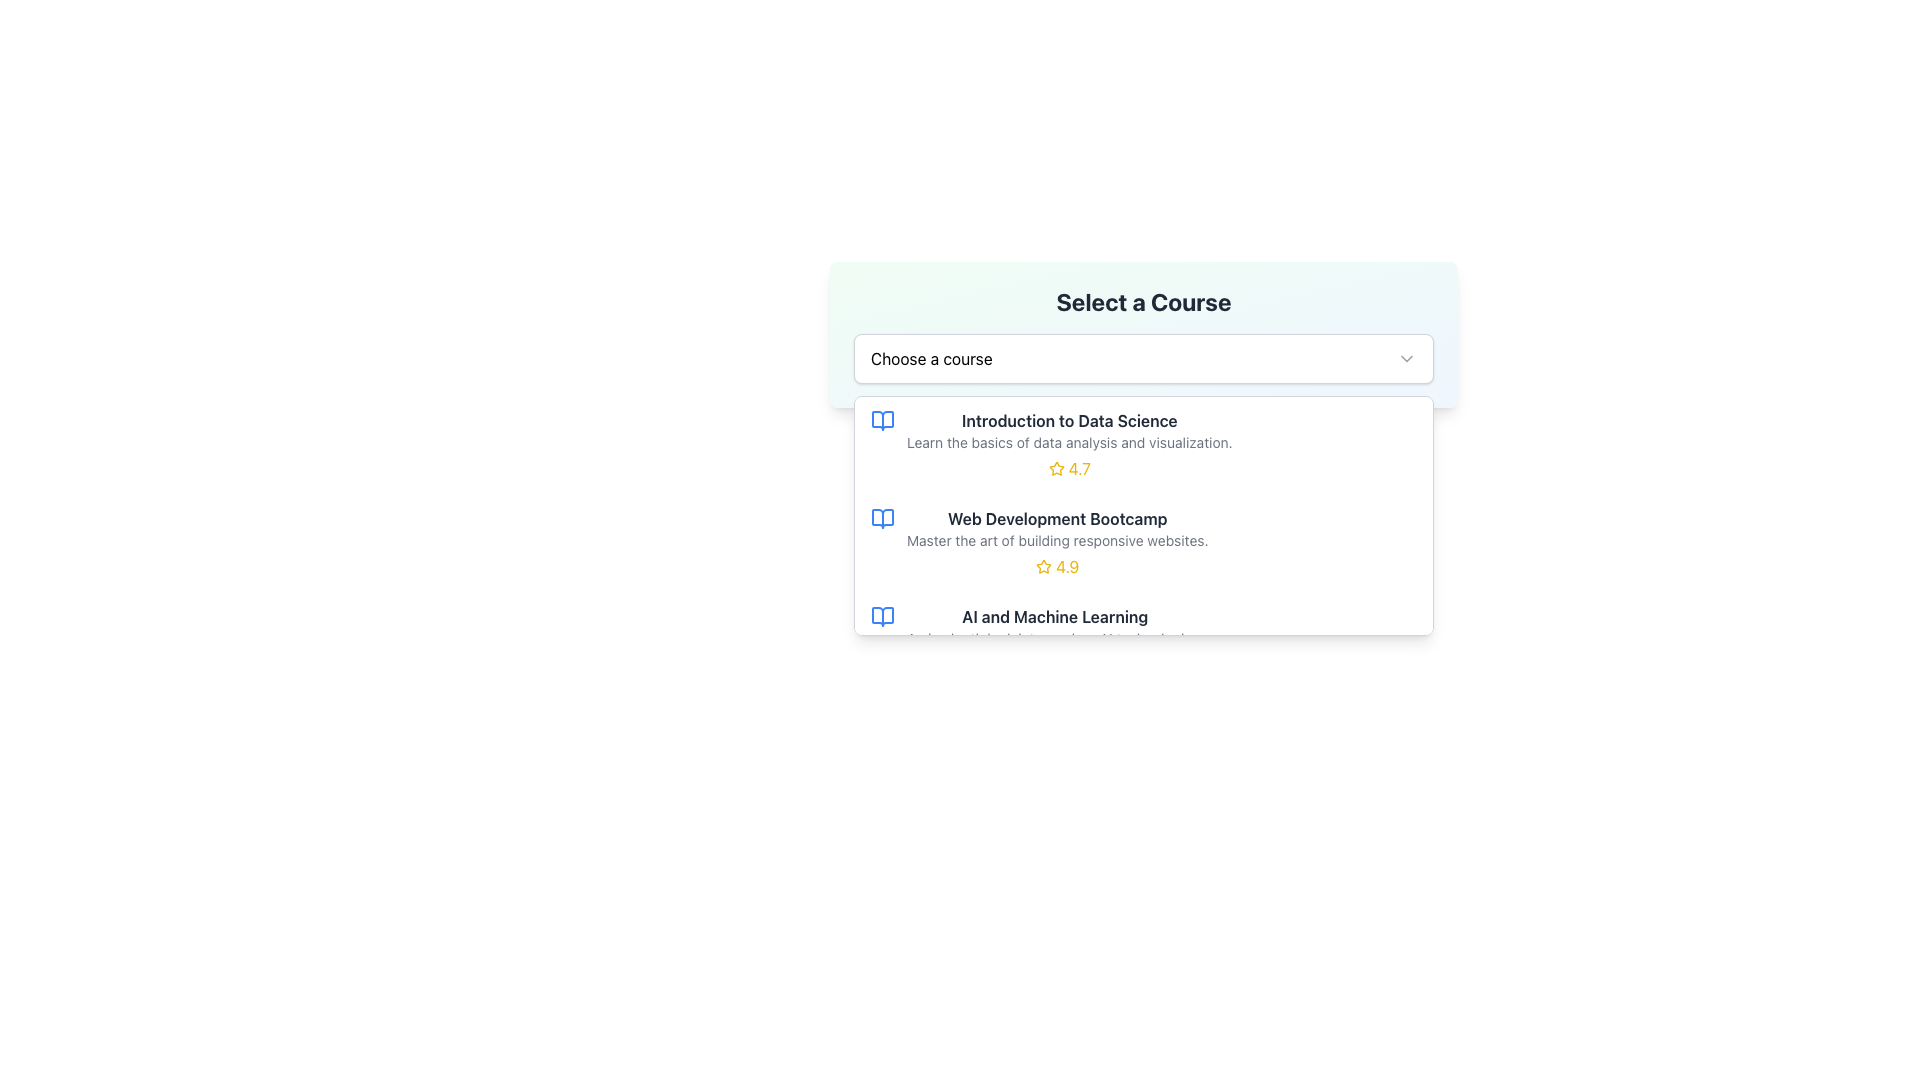 This screenshot has width=1920, height=1080. Describe the element at coordinates (882, 616) in the screenshot. I see `the decorative icon associated with the course 'AI and Machine Learning' located in the dropdown menu titled 'Select a Course'` at that location.